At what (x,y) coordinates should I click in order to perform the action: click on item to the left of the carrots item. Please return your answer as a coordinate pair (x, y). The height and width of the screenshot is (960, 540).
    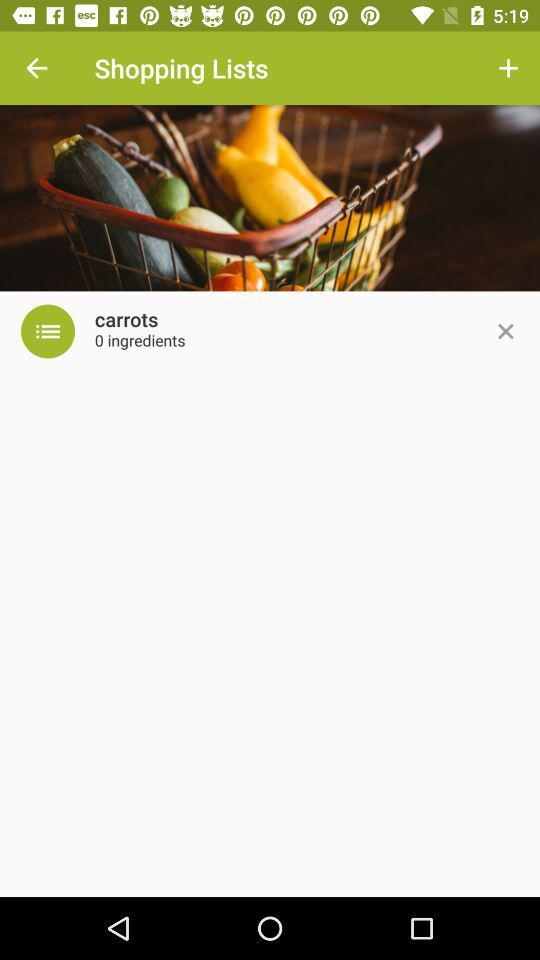
    Looking at the image, I should click on (48, 331).